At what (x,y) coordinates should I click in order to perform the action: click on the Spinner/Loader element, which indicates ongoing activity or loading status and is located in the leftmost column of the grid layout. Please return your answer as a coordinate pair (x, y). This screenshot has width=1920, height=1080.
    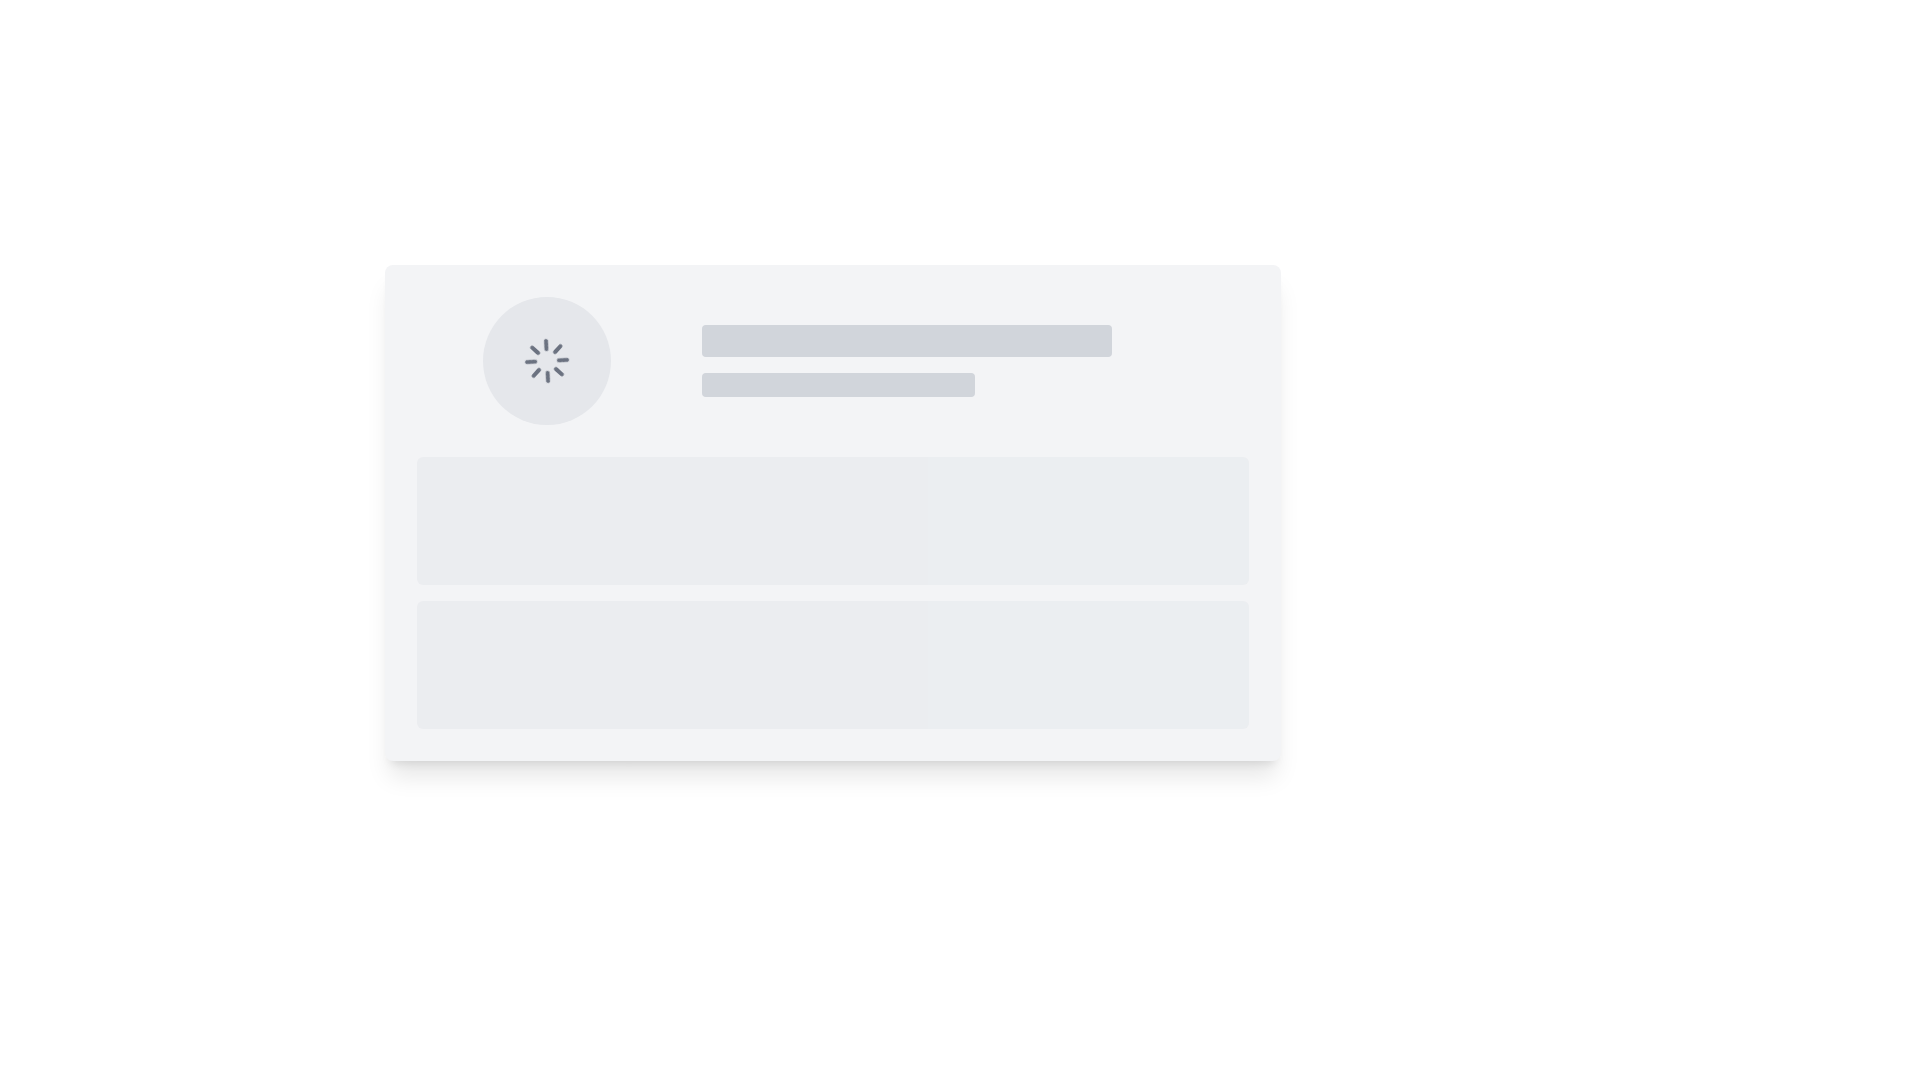
    Looking at the image, I should click on (547, 361).